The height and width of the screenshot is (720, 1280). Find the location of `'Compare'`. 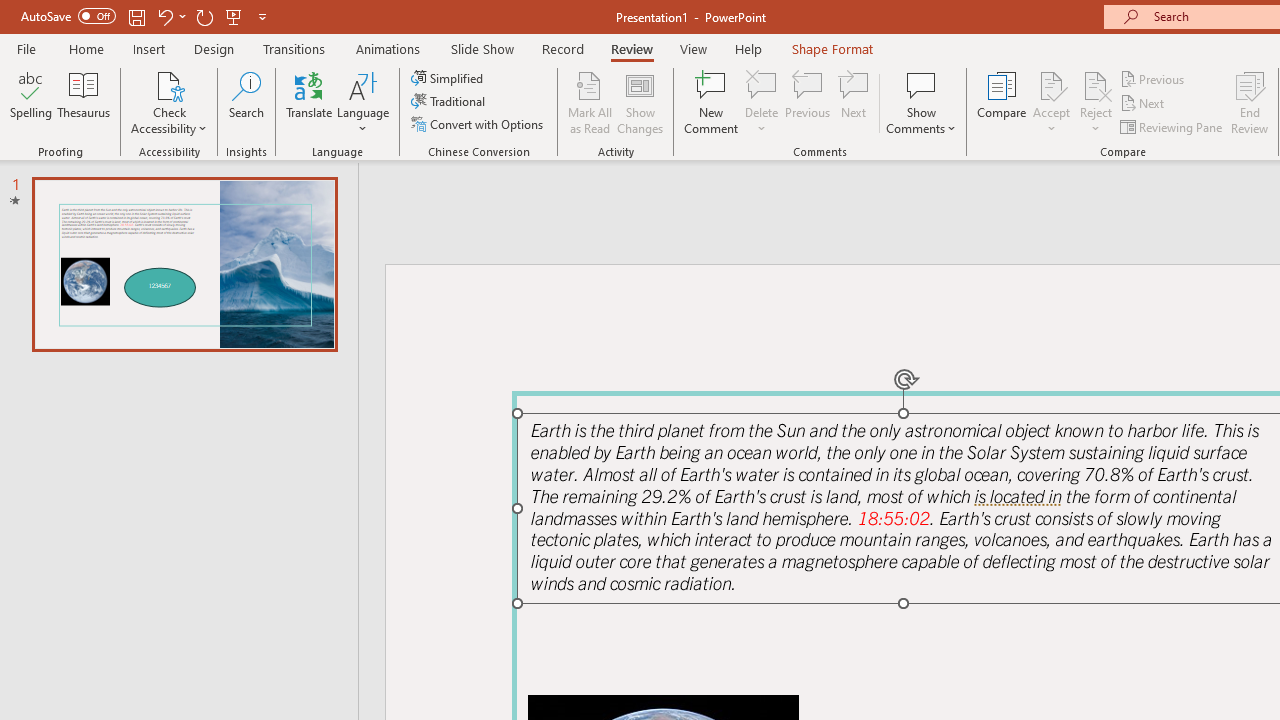

'Compare' is located at coordinates (1002, 103).